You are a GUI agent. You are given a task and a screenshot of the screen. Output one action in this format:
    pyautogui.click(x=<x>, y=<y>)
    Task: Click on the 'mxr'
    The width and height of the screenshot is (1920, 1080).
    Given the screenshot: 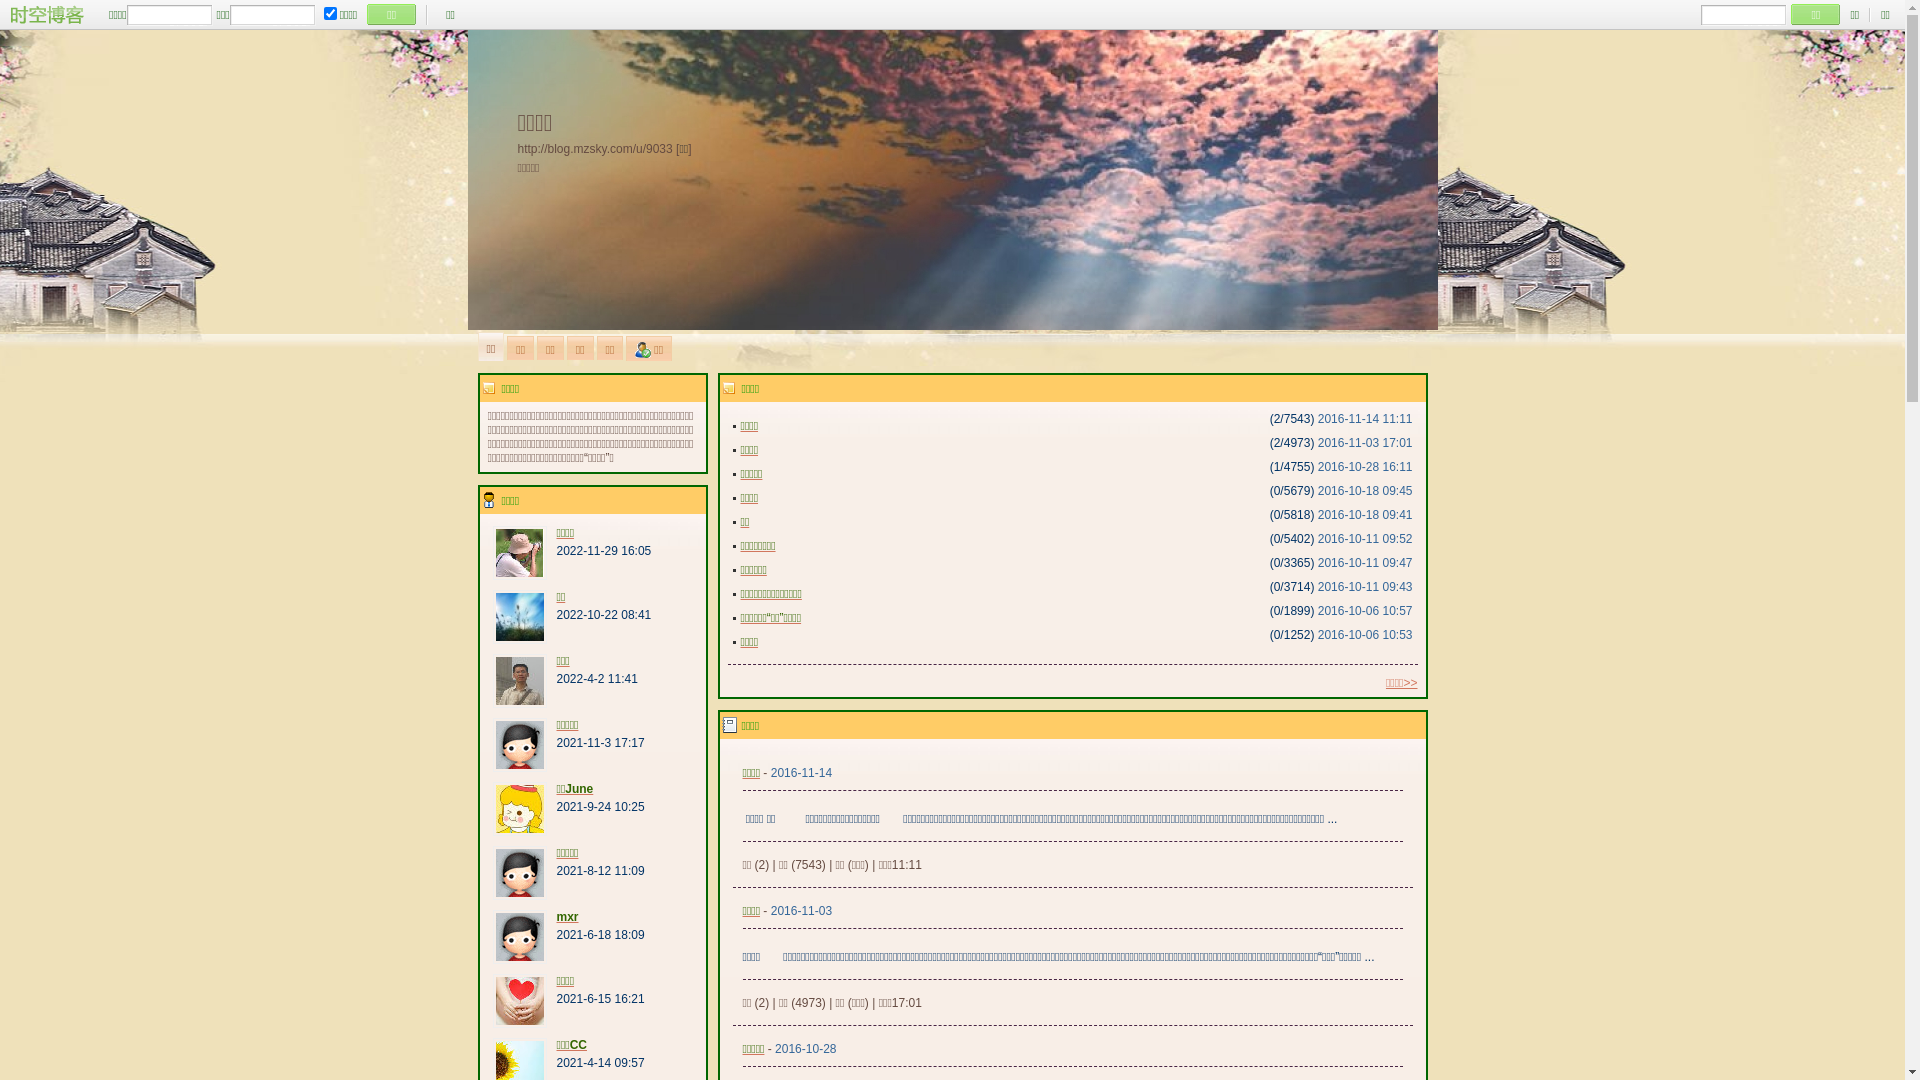 What is the action you would take?
    pyautogui.click(x=556, y=917)
    